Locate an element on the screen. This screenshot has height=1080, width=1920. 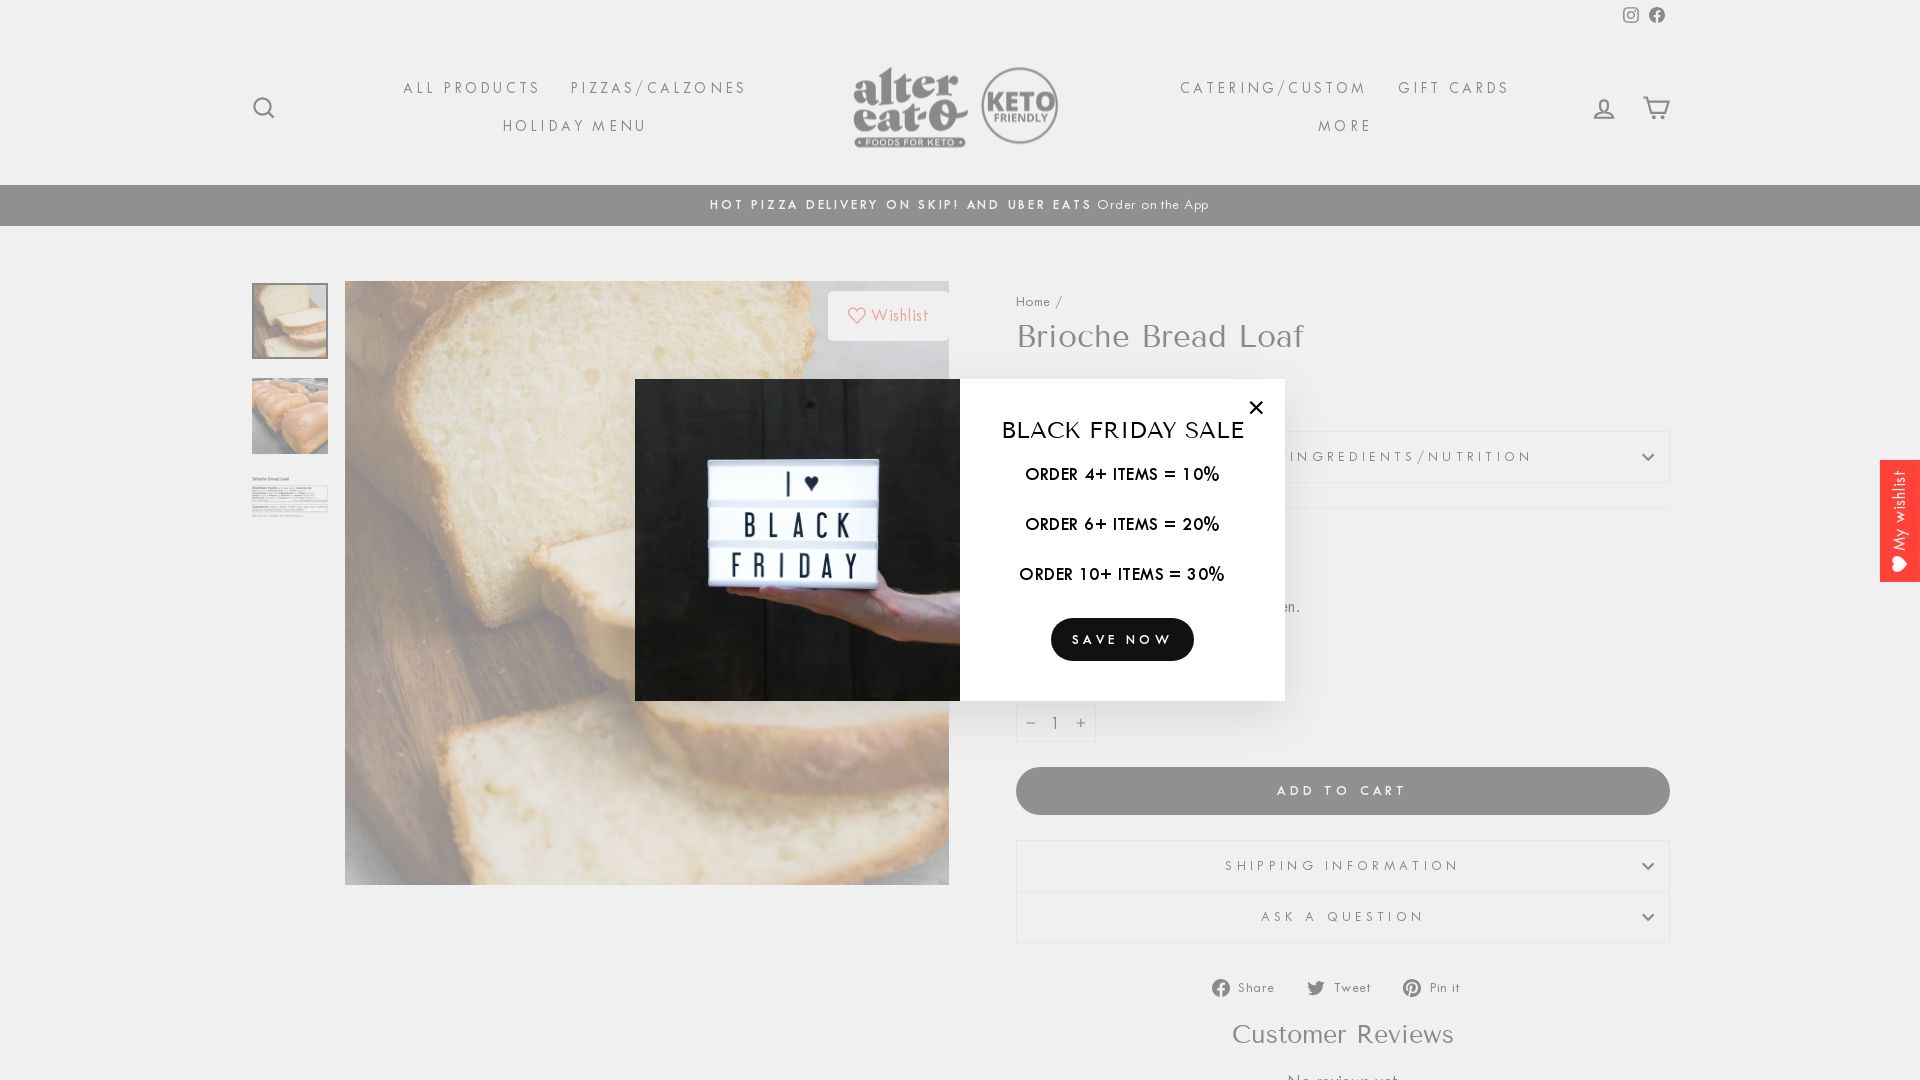
'CART' is located at coordinates (1656, 108).